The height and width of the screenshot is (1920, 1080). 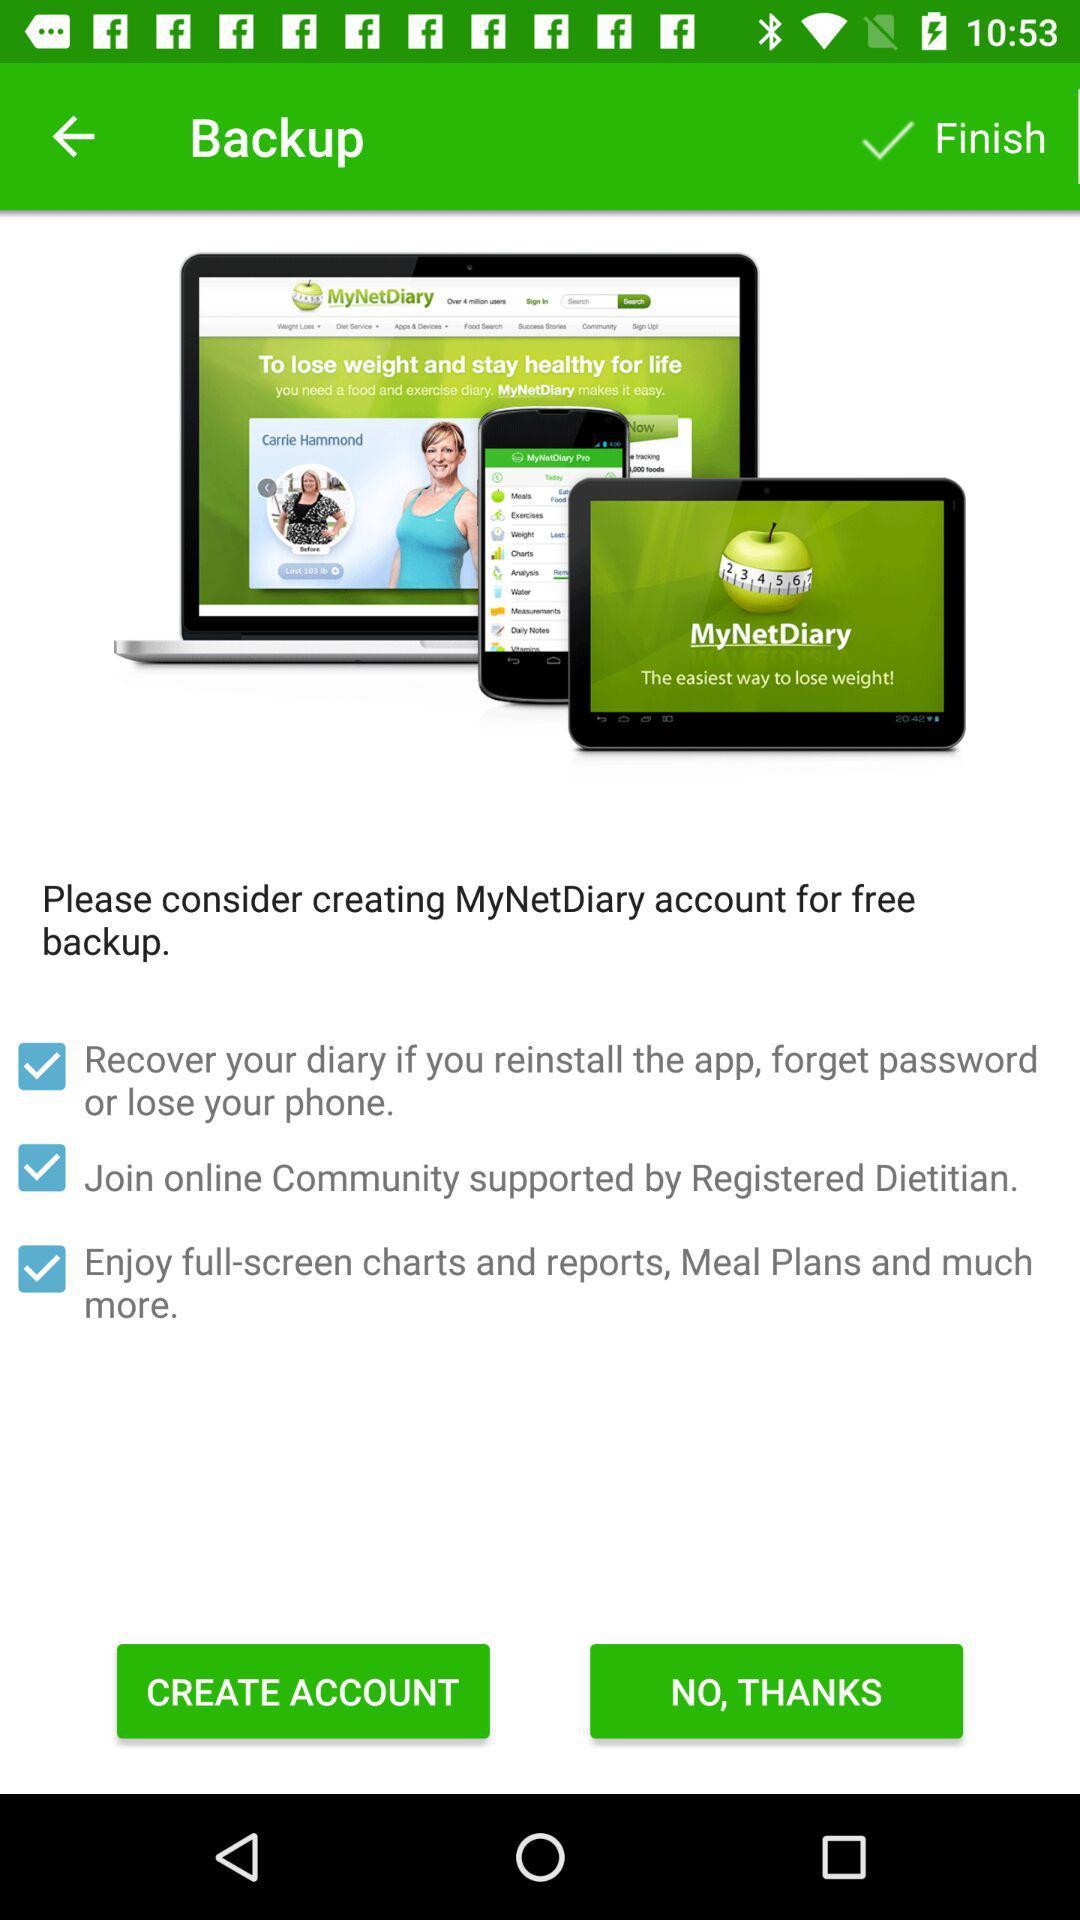 I want to click on create account item, so click(x=303, y=1690).